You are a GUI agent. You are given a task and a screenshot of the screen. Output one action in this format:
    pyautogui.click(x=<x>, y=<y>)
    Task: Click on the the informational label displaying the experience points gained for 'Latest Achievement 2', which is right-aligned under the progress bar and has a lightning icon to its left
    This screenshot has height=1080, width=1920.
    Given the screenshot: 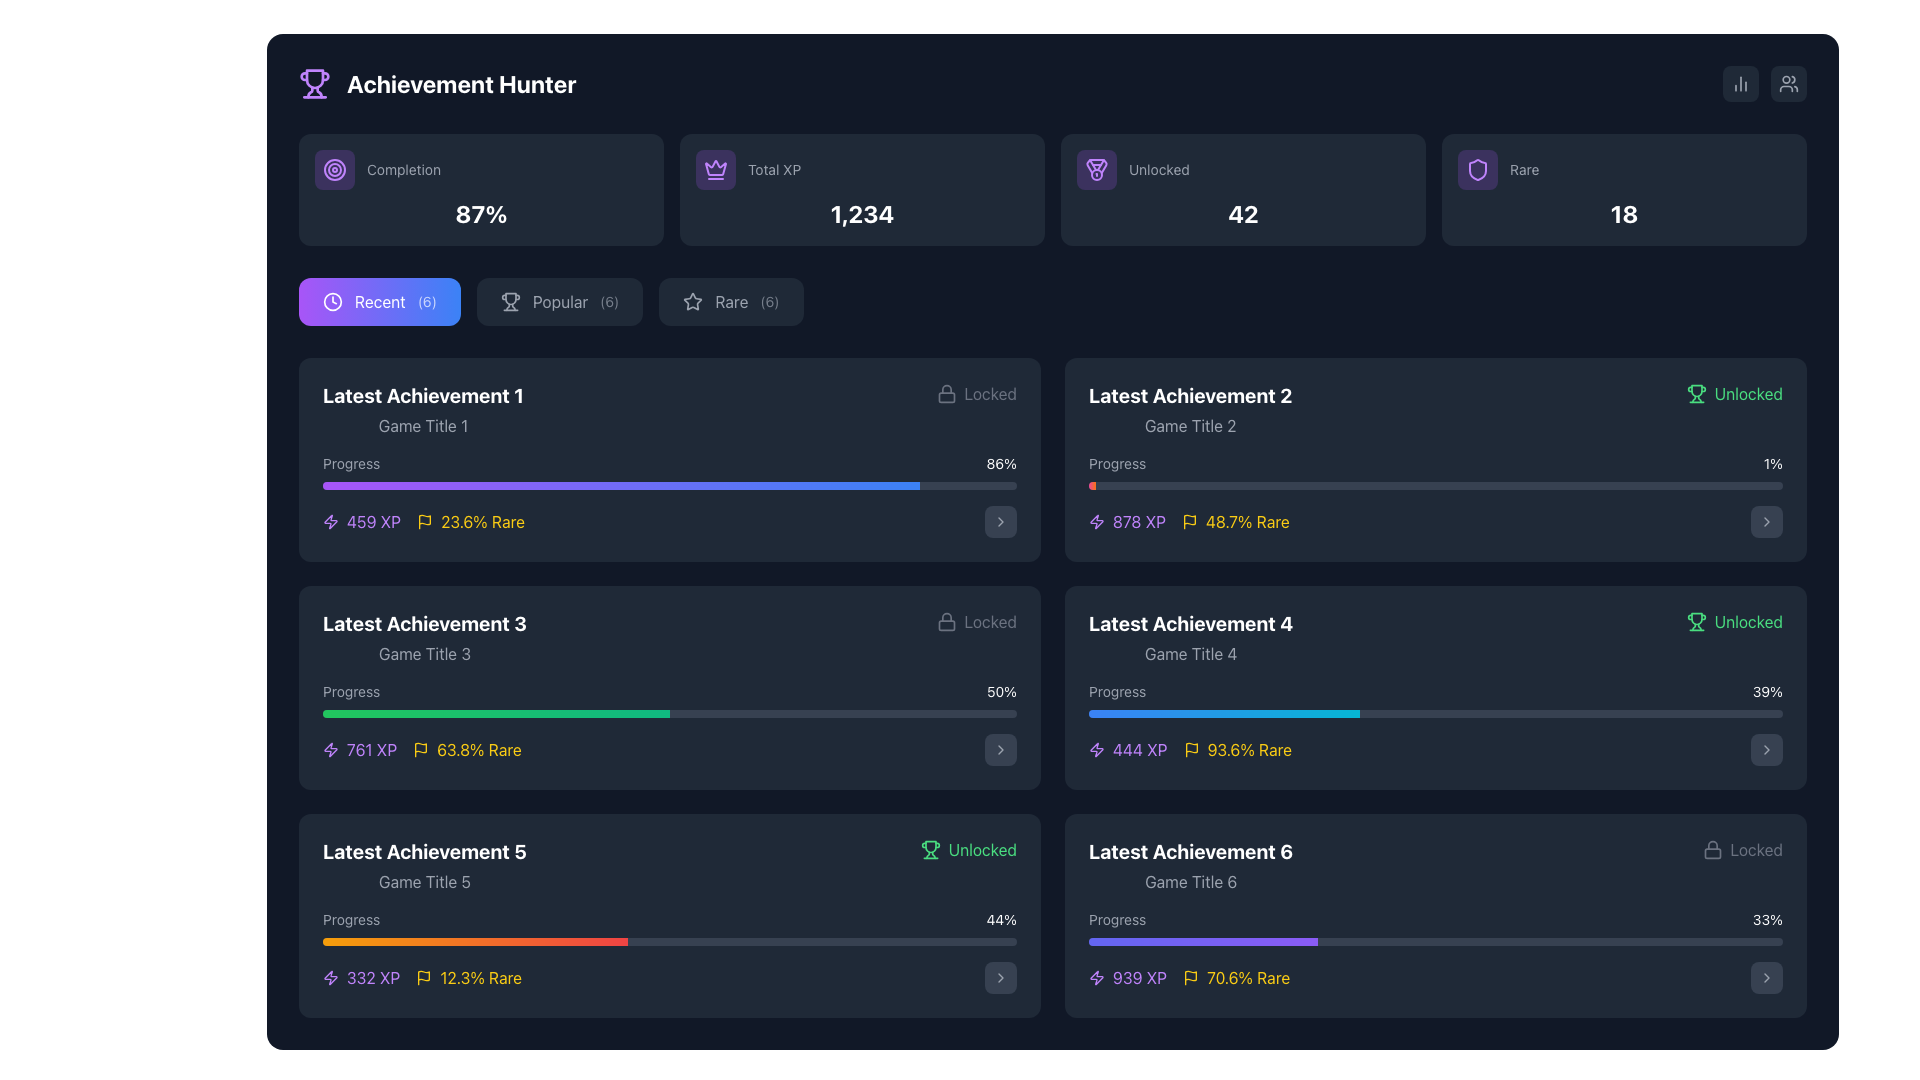 What is the action you would take?
    pyautogui.click(x=1139, y=520)
    